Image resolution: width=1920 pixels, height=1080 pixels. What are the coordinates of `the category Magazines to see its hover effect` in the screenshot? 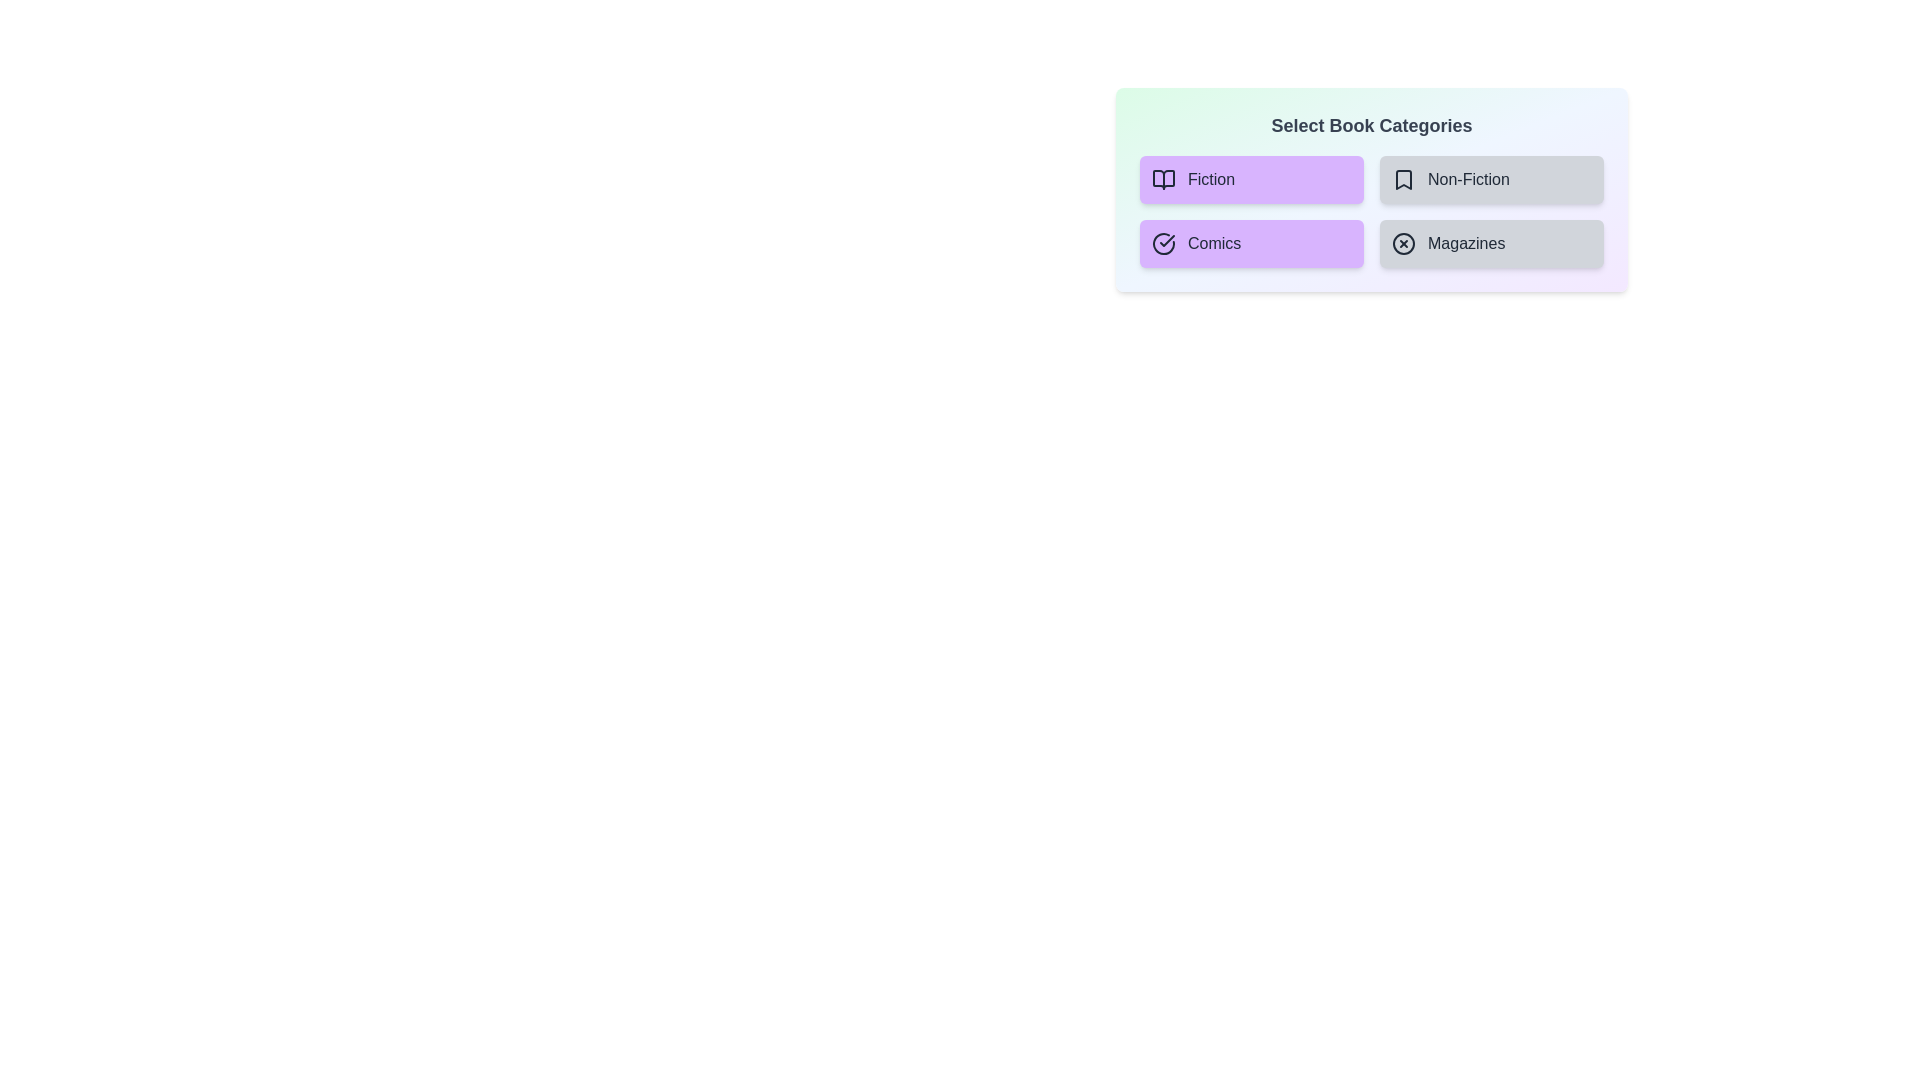 It's located at (1492, 242).